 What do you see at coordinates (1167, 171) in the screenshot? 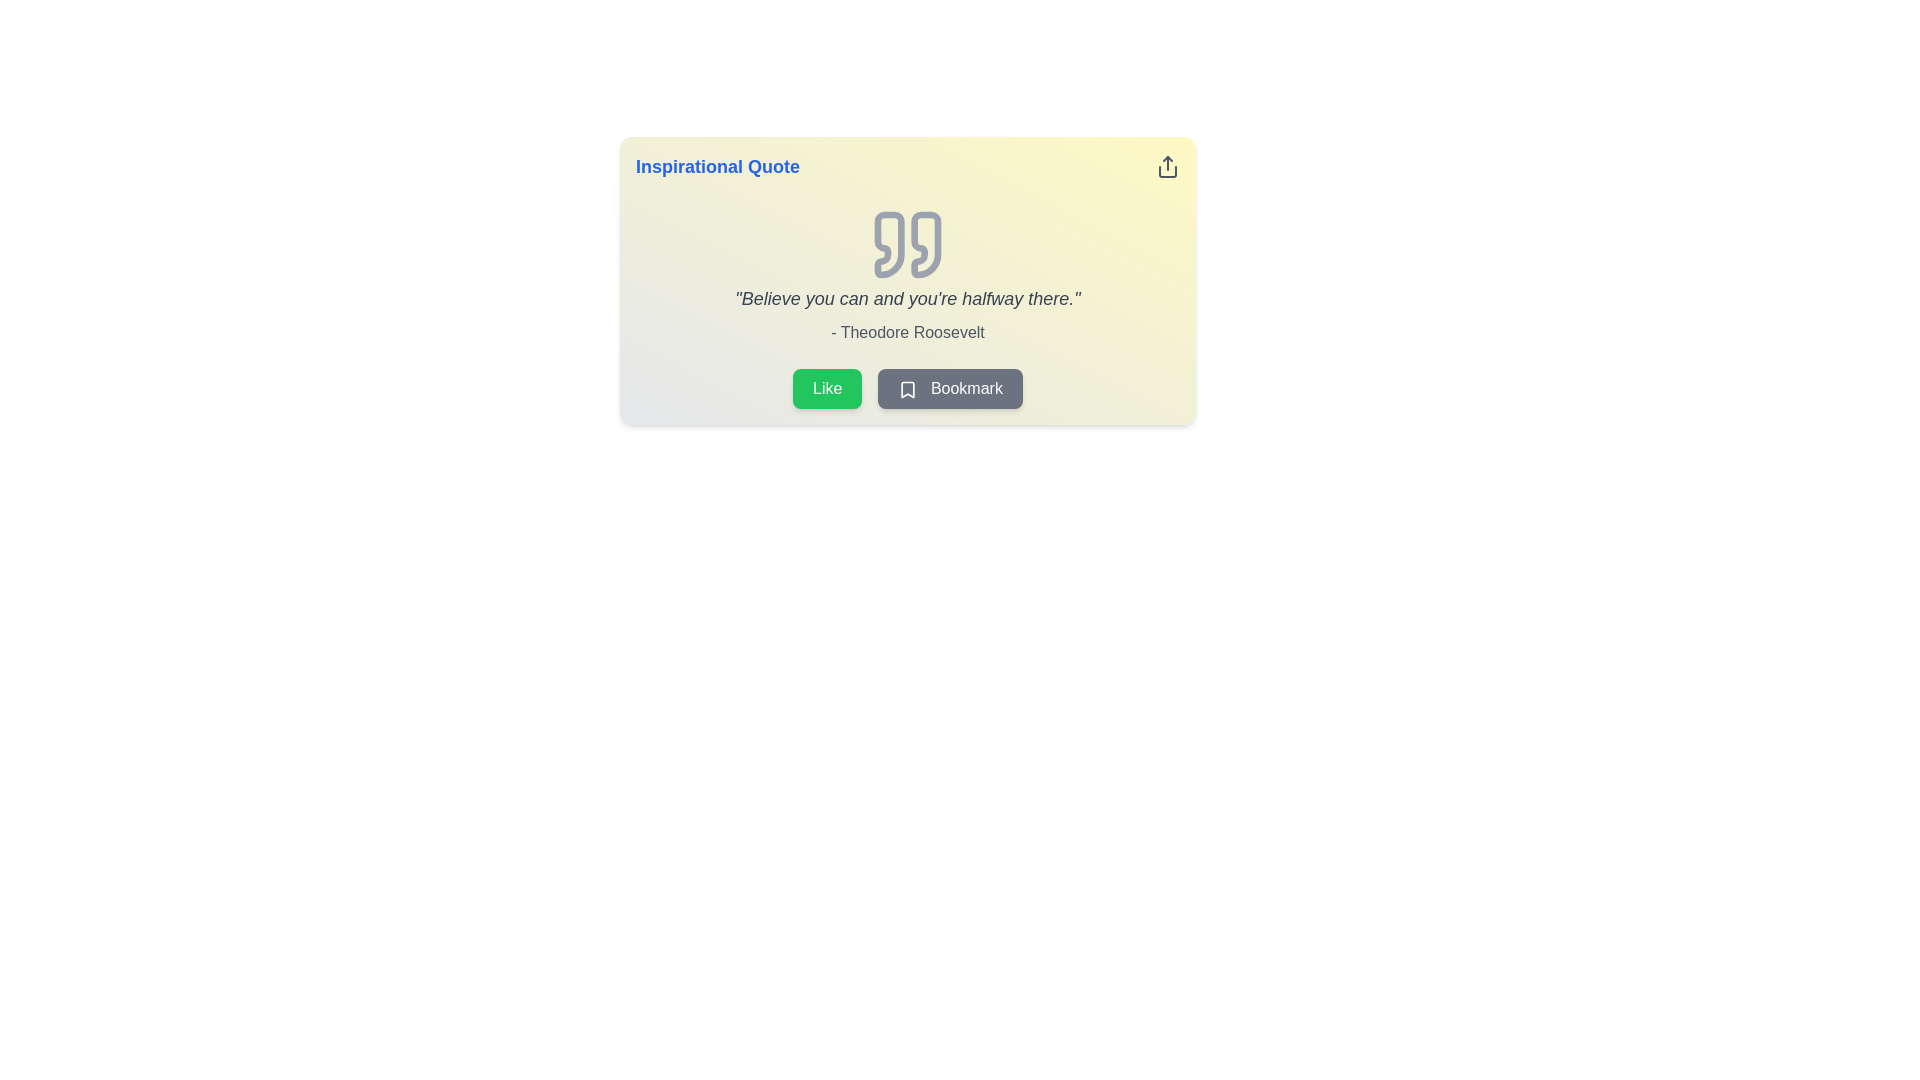
I see `the curved line segment of the arrow-like icon located in the top-right corner of the card` at bounding box center [1167, 171].